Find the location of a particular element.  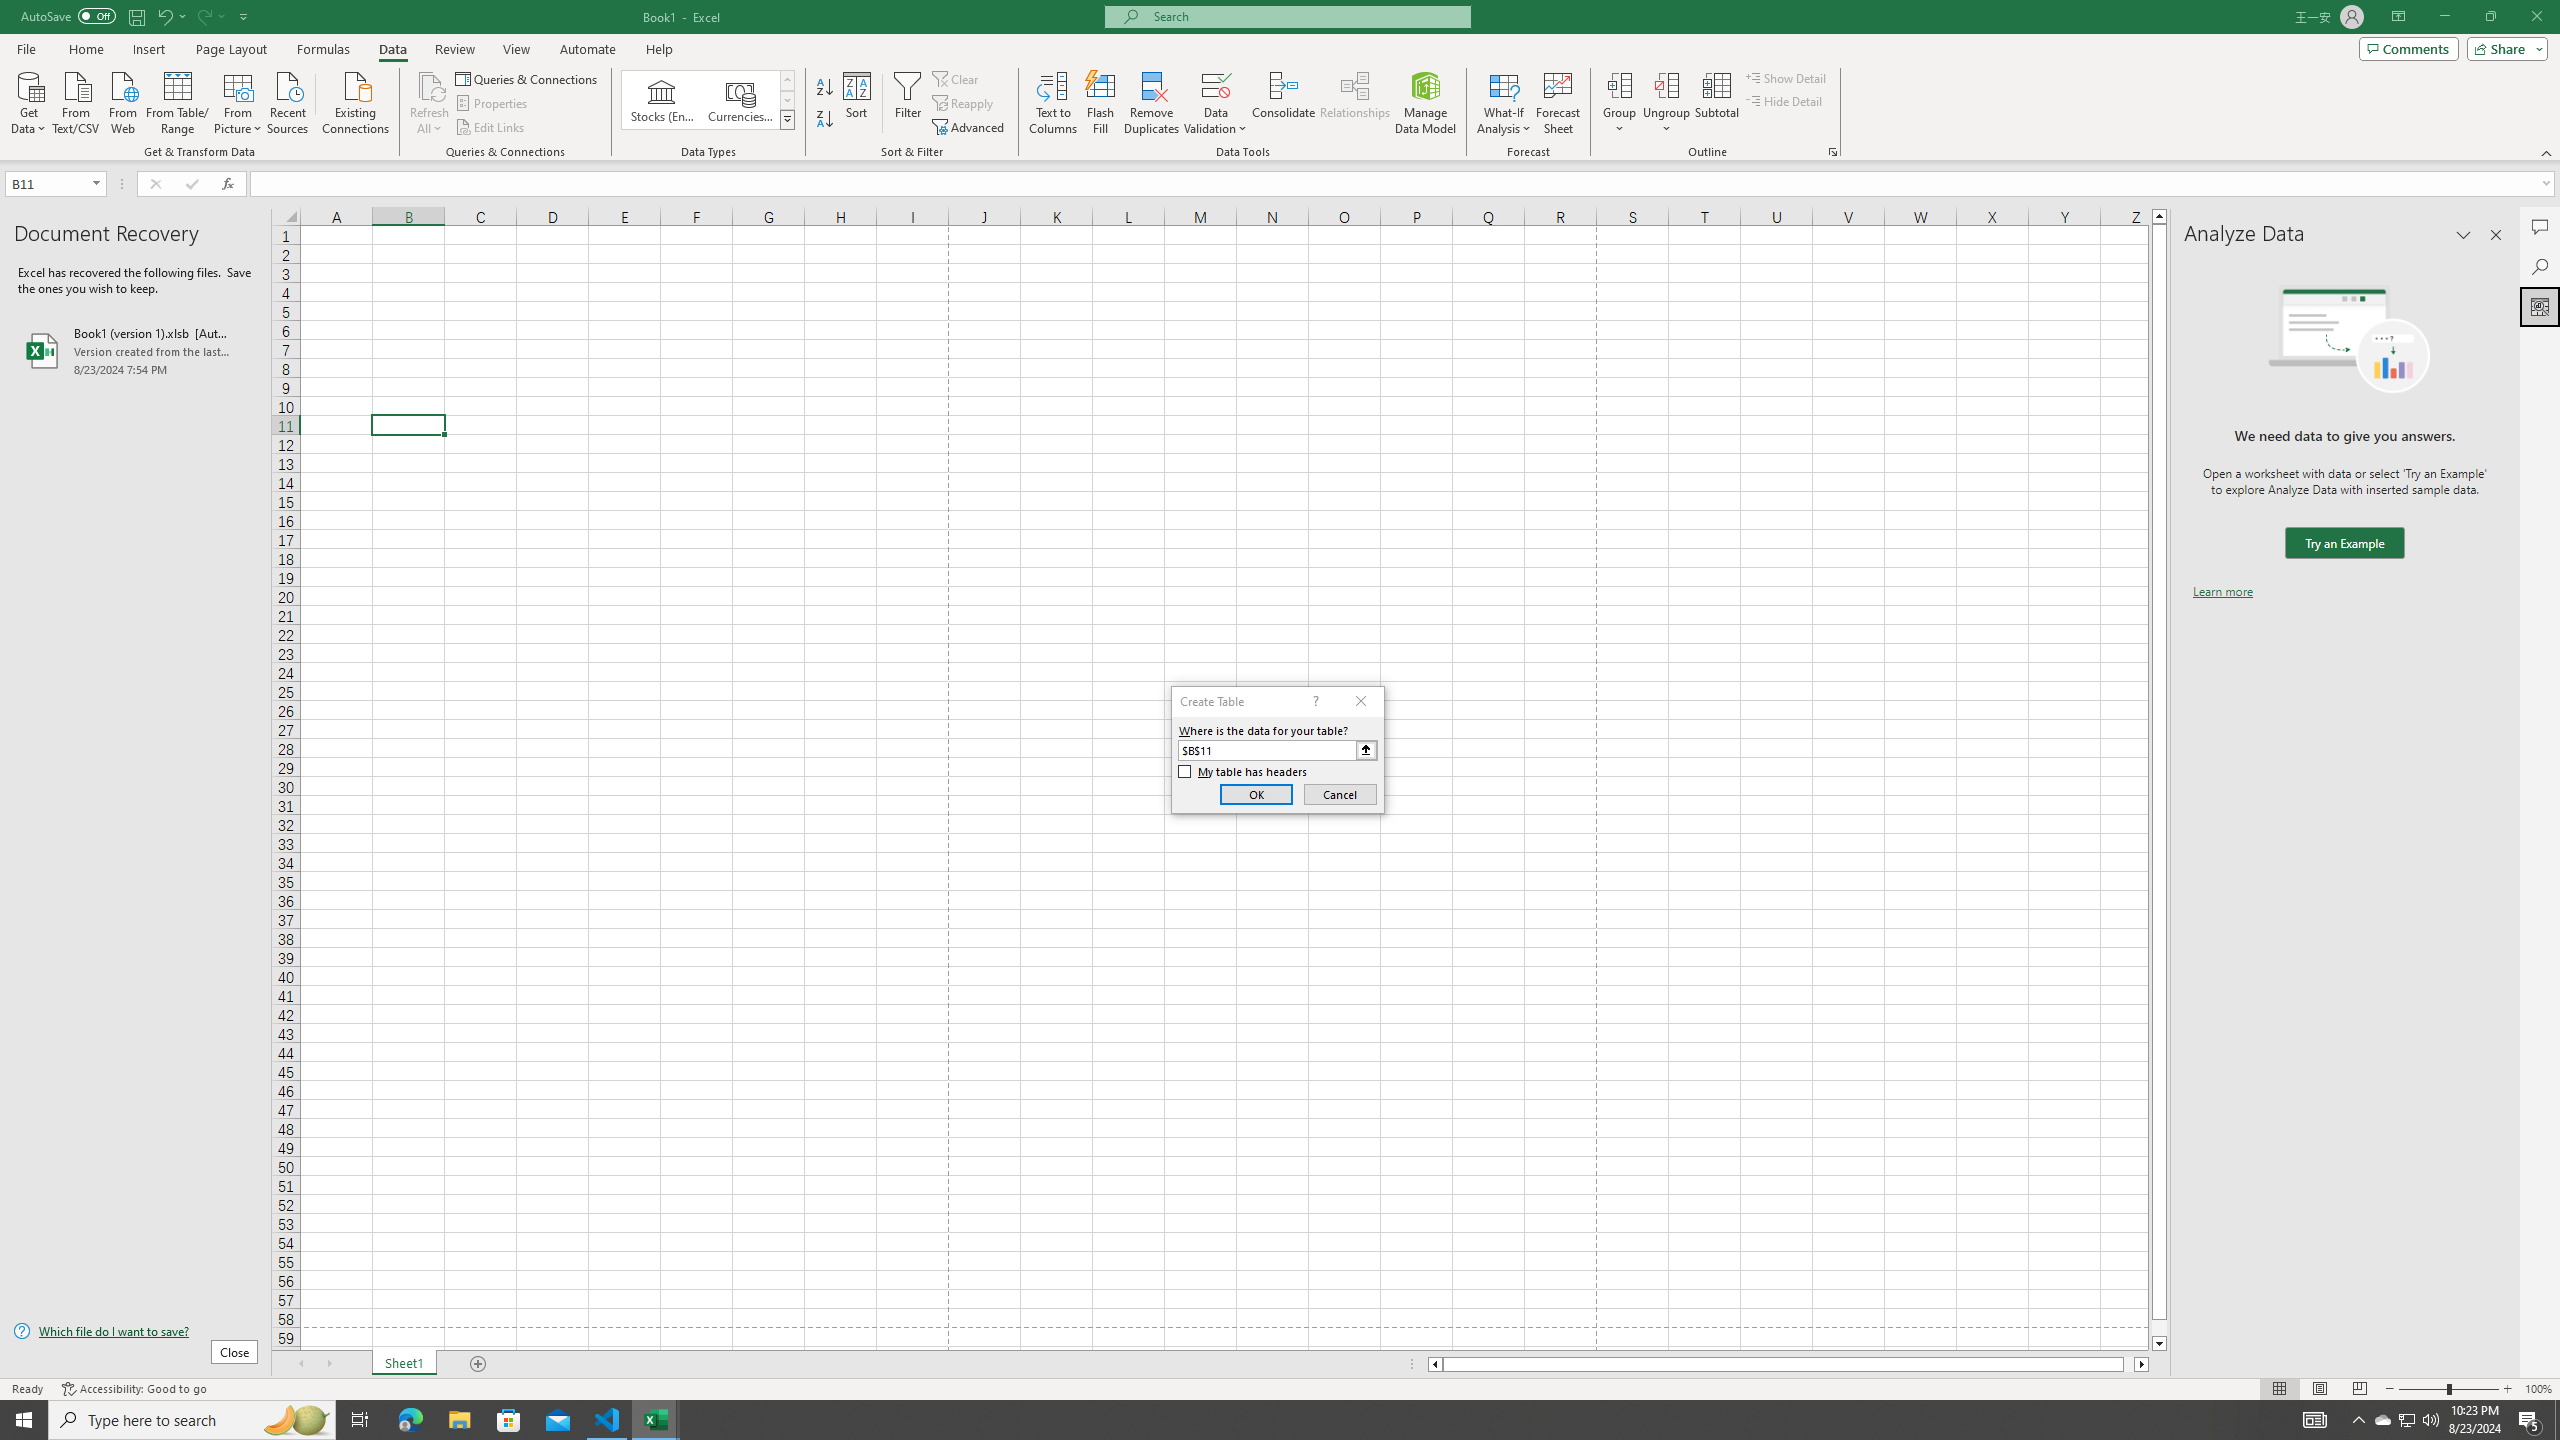

'Consolidate...' is located at coordinates (1283, 103).